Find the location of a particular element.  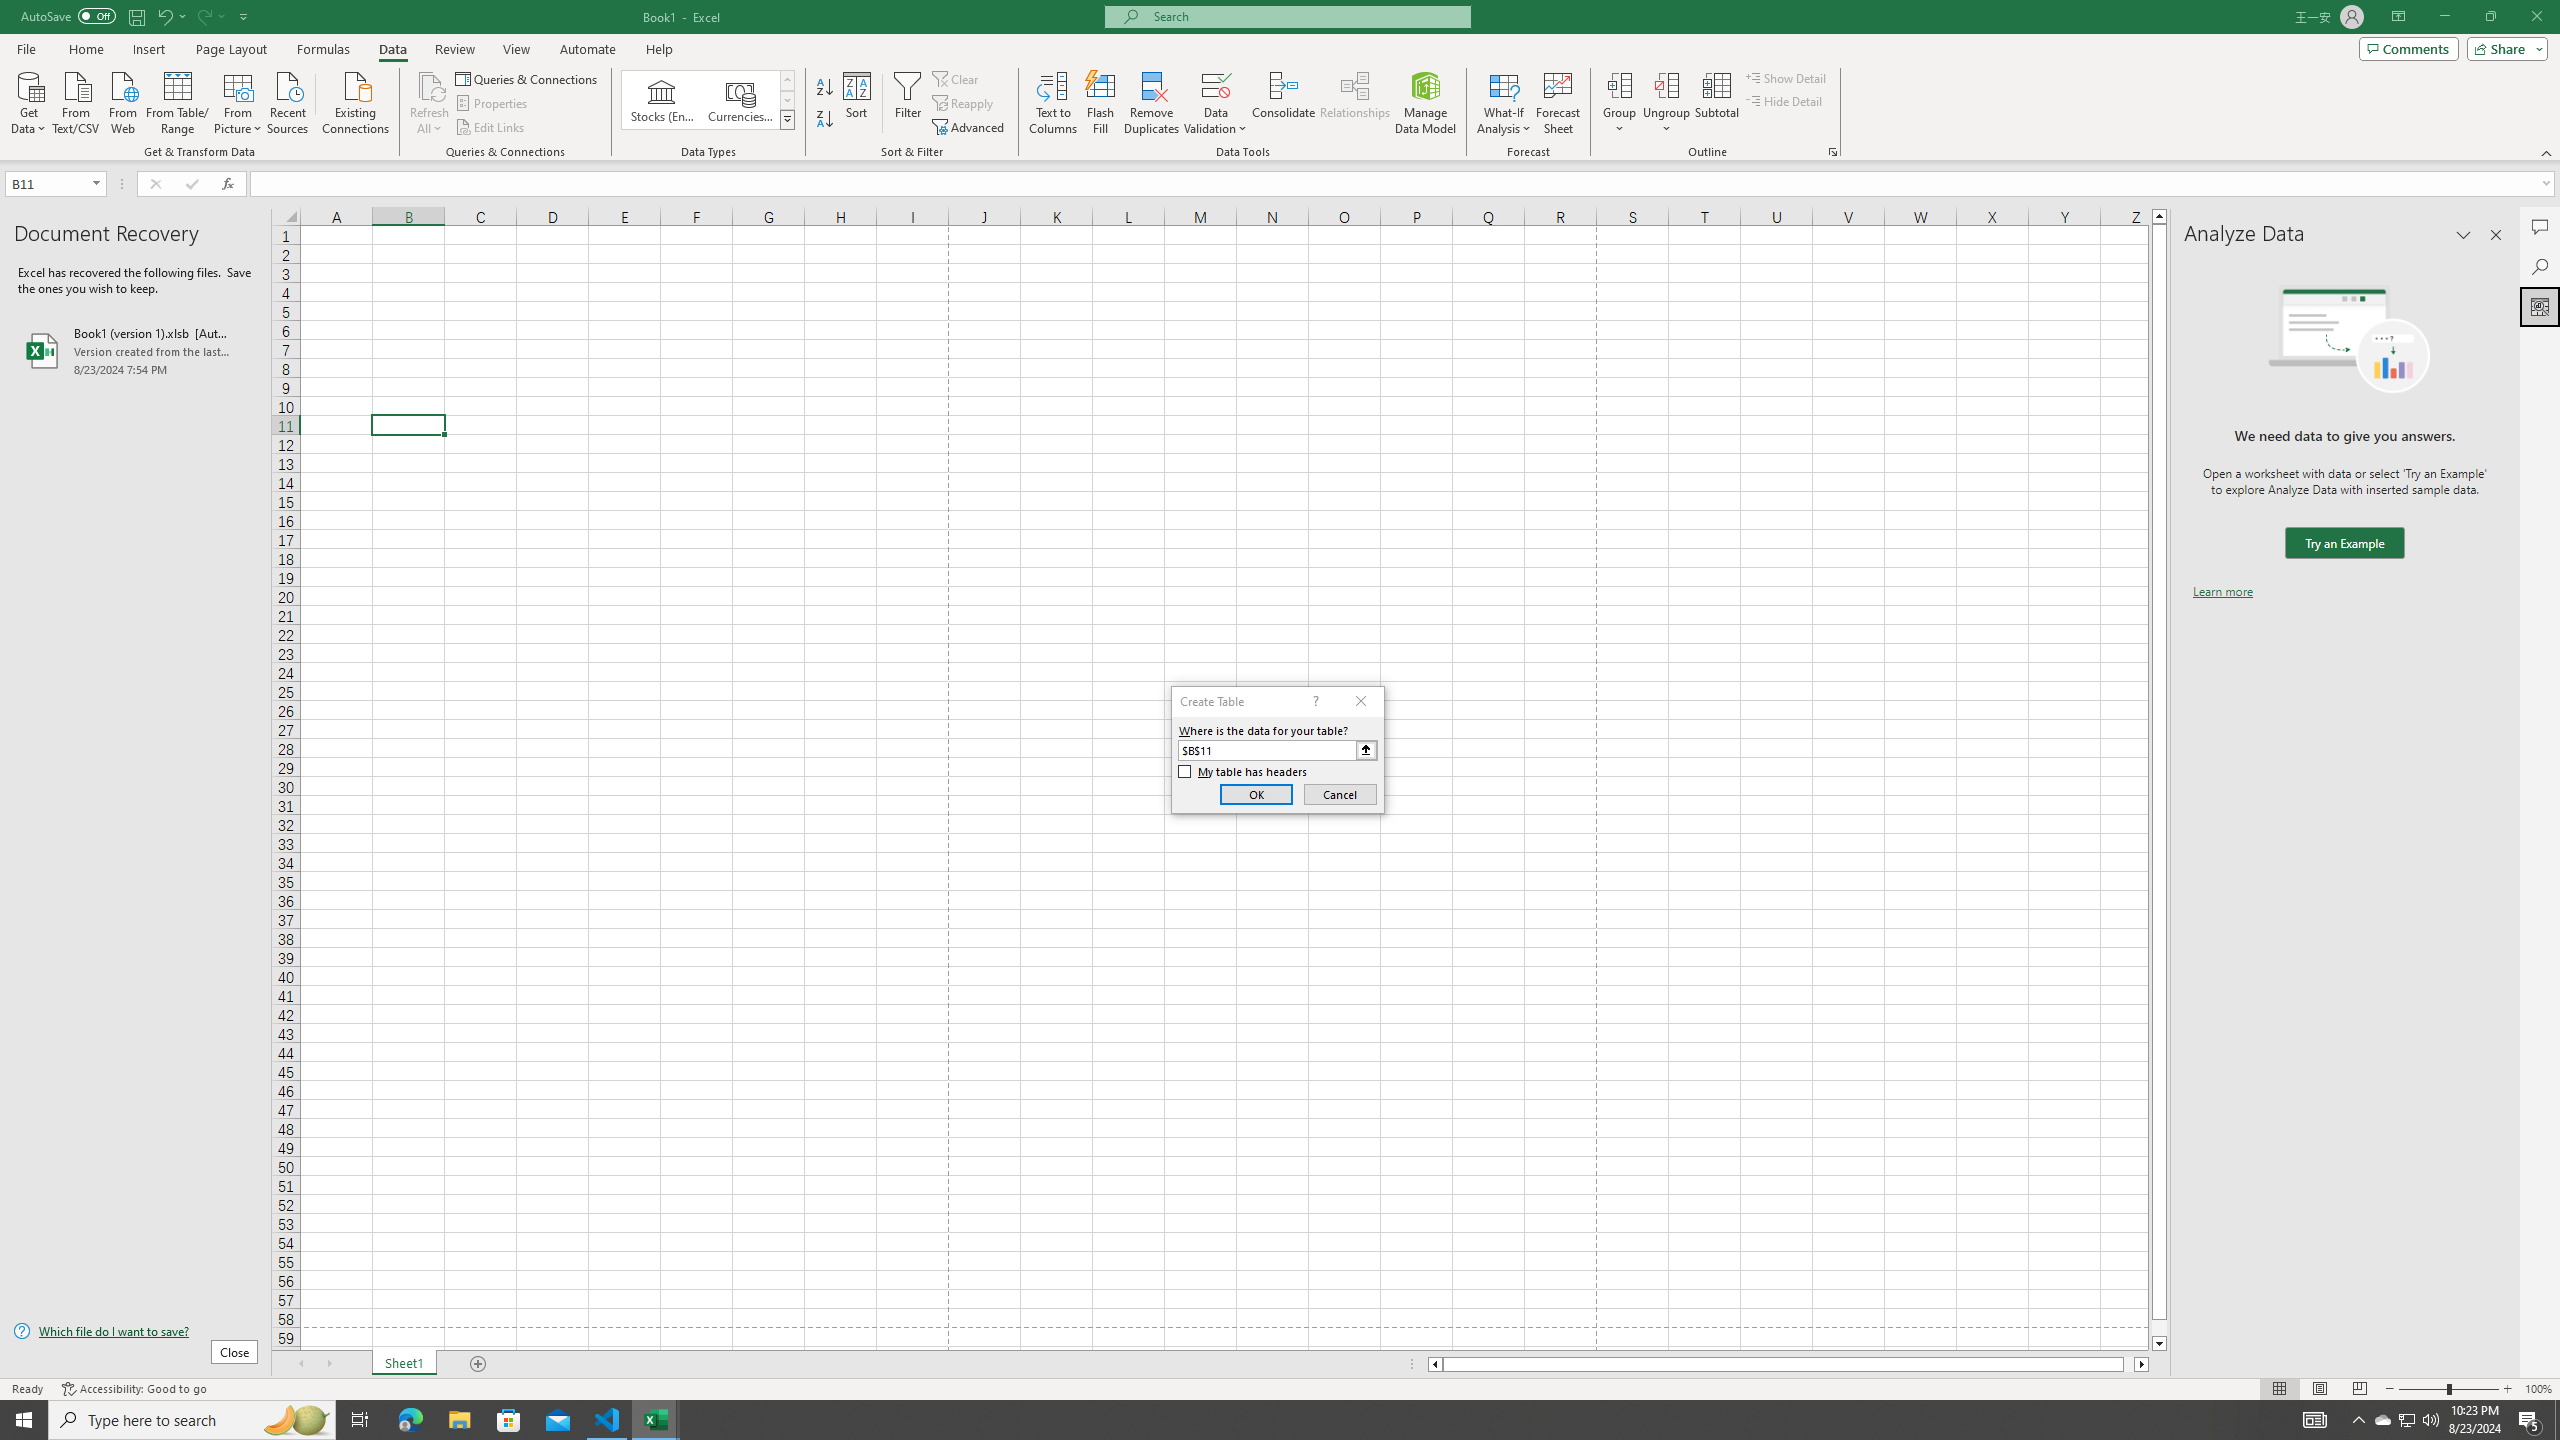

'Consolidate...' is located at coordinates (1283, 103).